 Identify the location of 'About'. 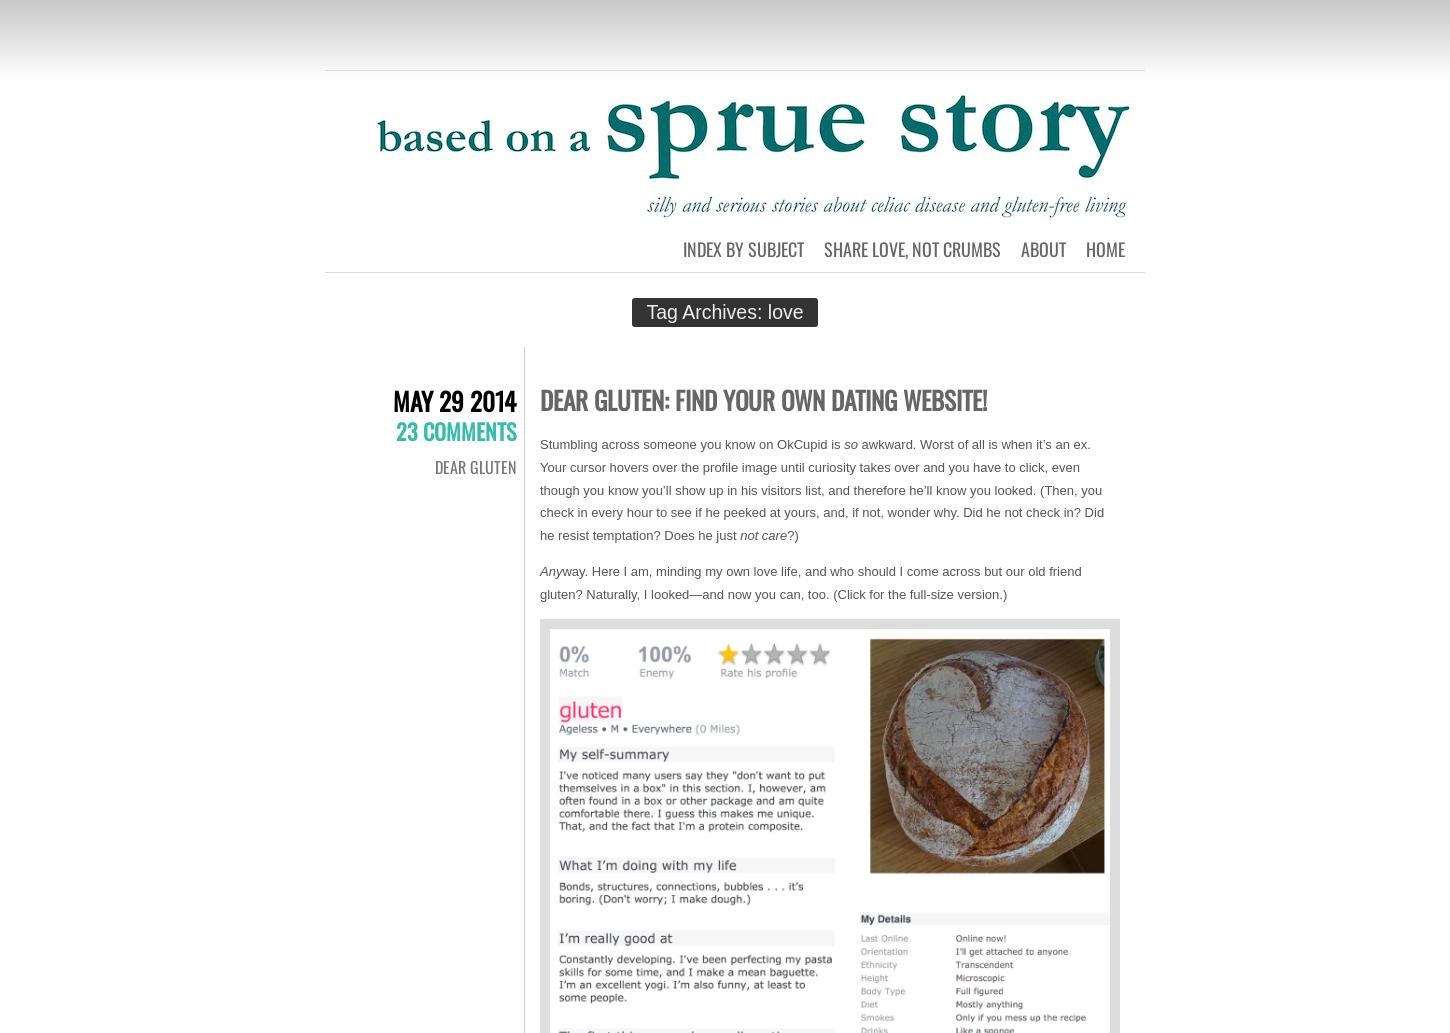
(1043, 247).